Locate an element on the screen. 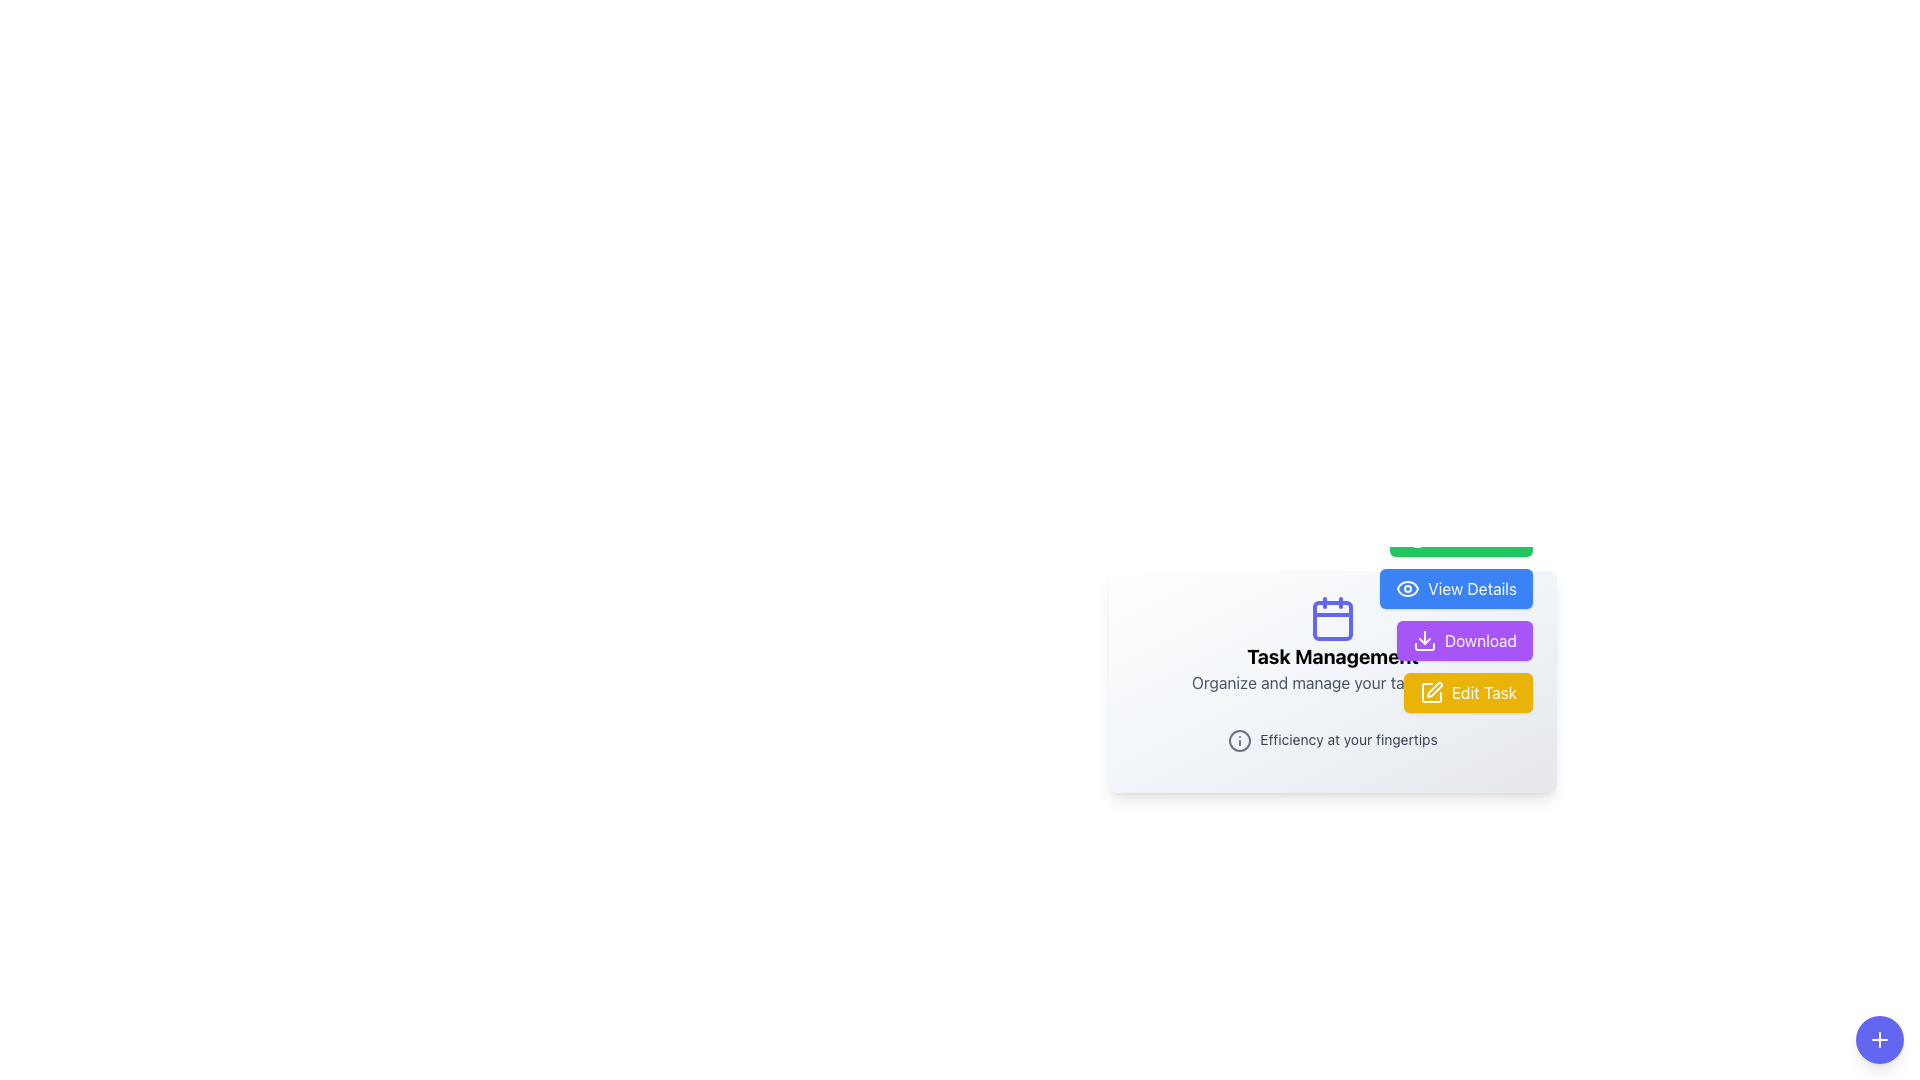 The width and height of the screenshot is (1920, 1080). the green circular icon with a check mark inside, which is part of the 'Mark Done' button, located on the left side of the button's label is located at coordinates (1417, 535).